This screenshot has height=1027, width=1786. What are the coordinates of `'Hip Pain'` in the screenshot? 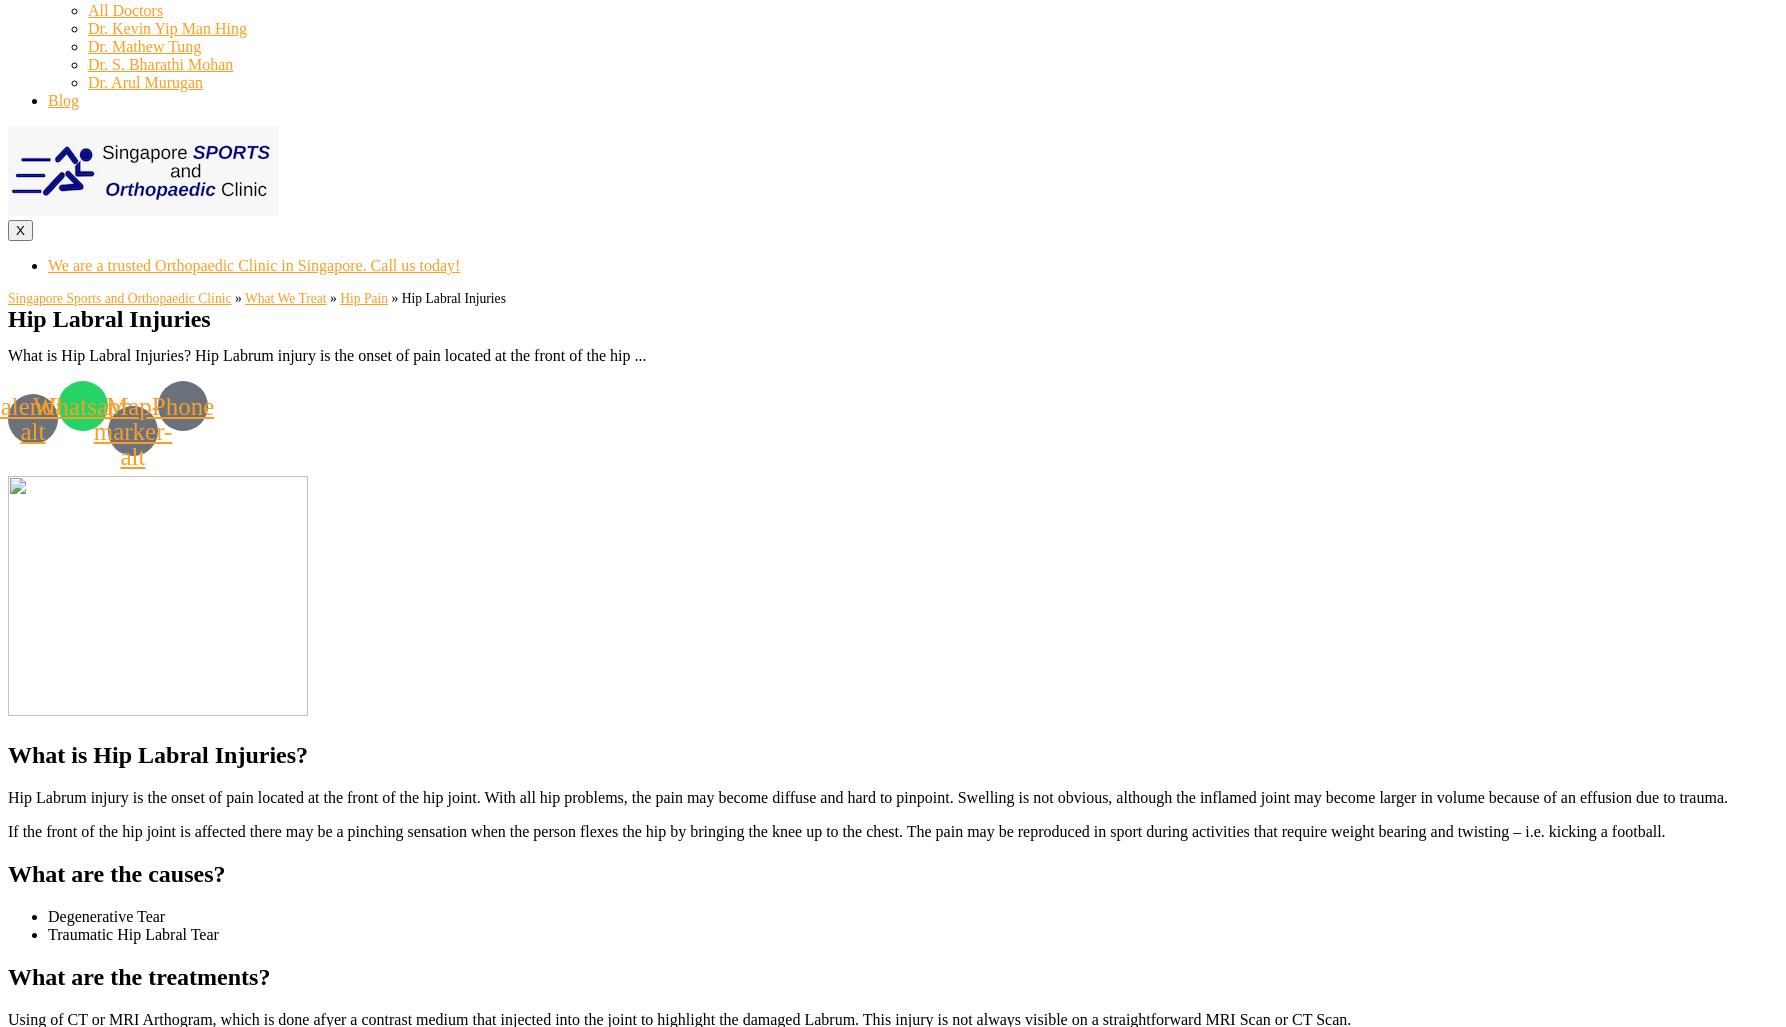 It's located at (363, 297).